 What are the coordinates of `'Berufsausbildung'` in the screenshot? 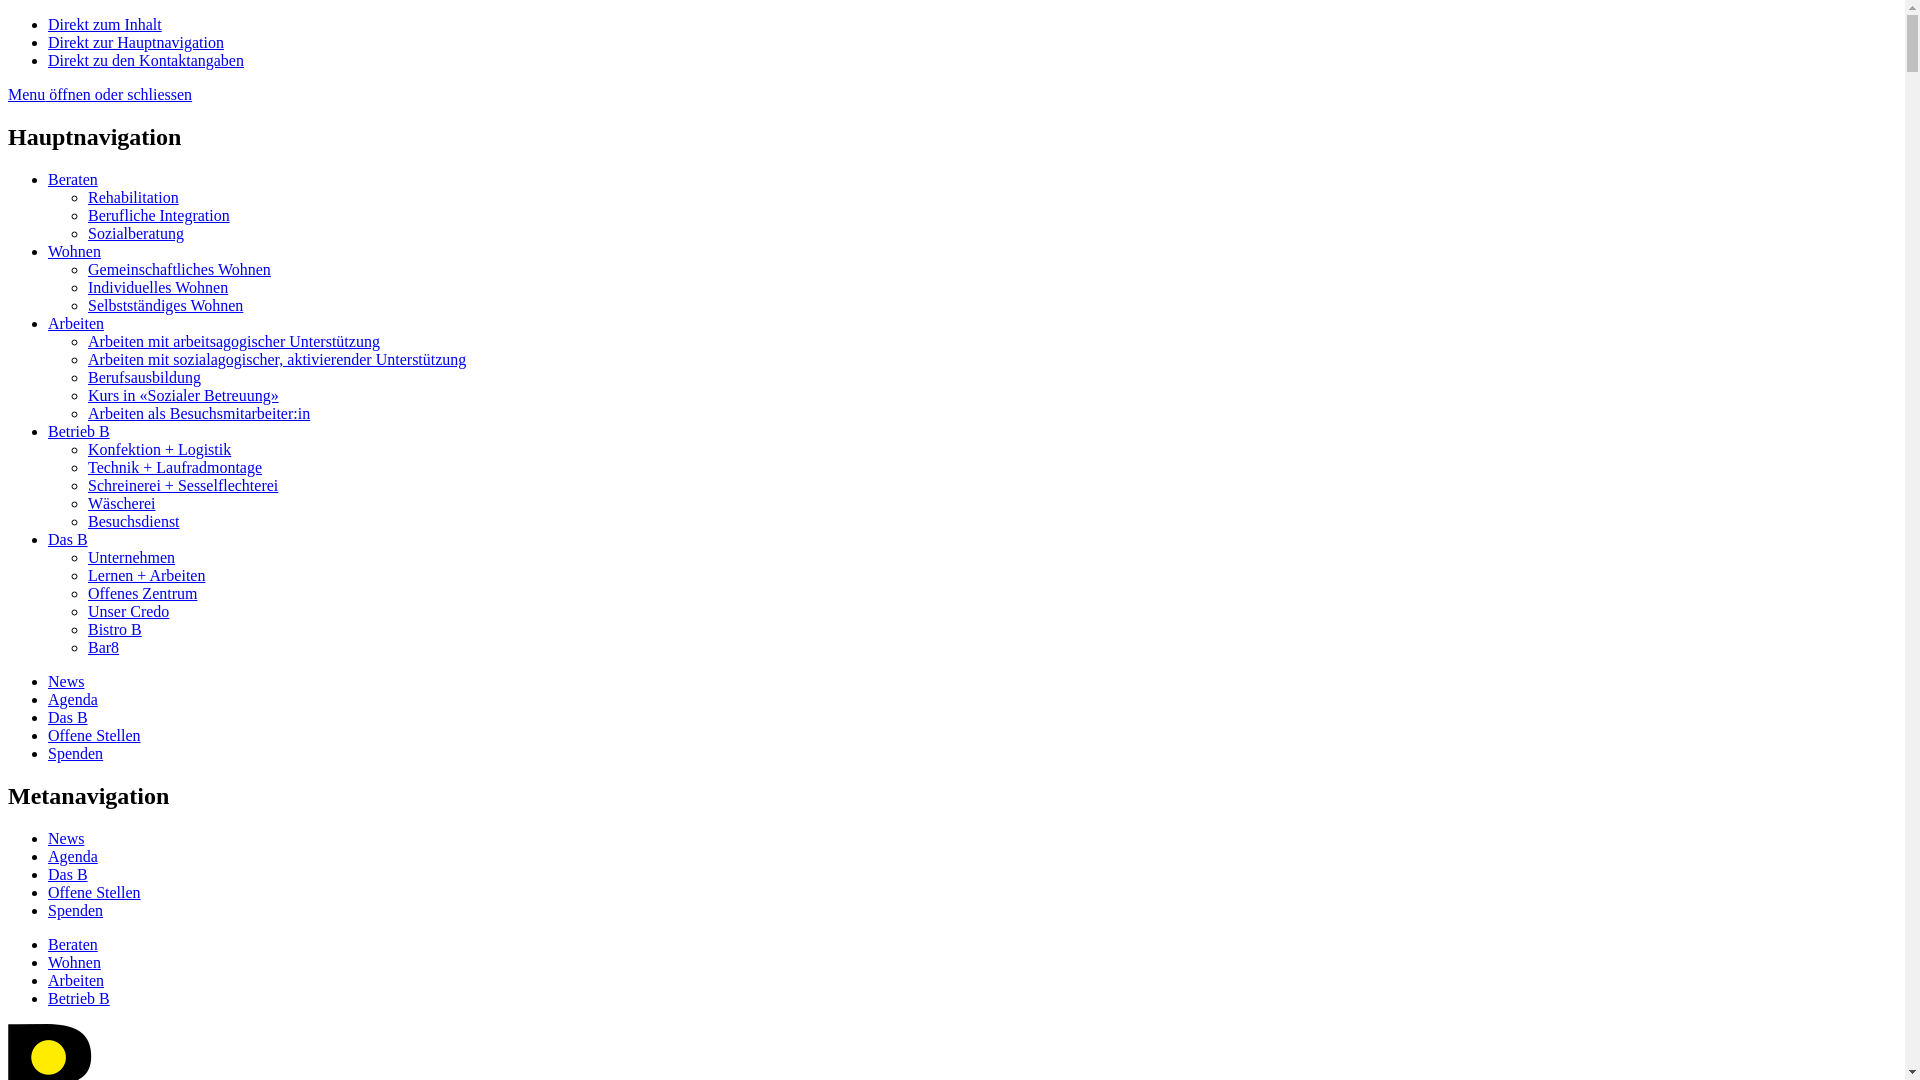 It's located at (143, 377).